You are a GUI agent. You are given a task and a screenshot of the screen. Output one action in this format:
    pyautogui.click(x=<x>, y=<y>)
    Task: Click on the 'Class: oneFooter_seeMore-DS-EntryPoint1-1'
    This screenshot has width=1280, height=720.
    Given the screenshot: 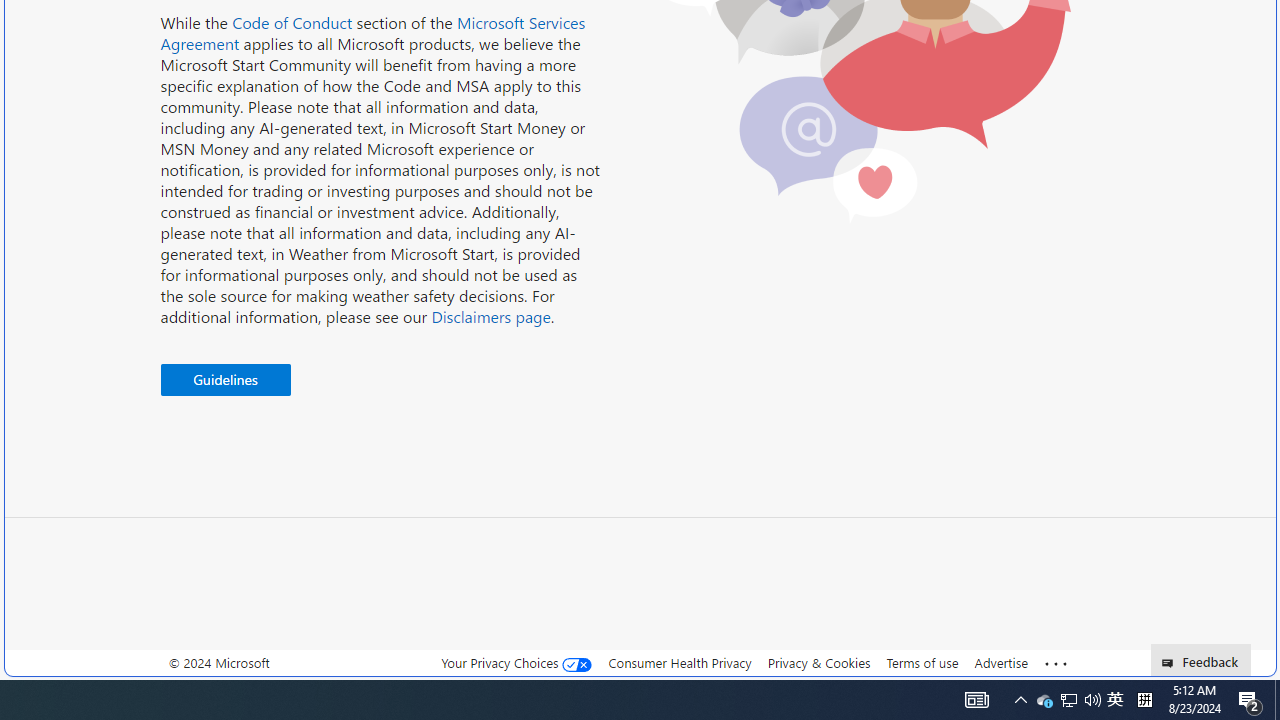 What is the action you would take?
    pyautogui.click(x=1055, y=663)
    